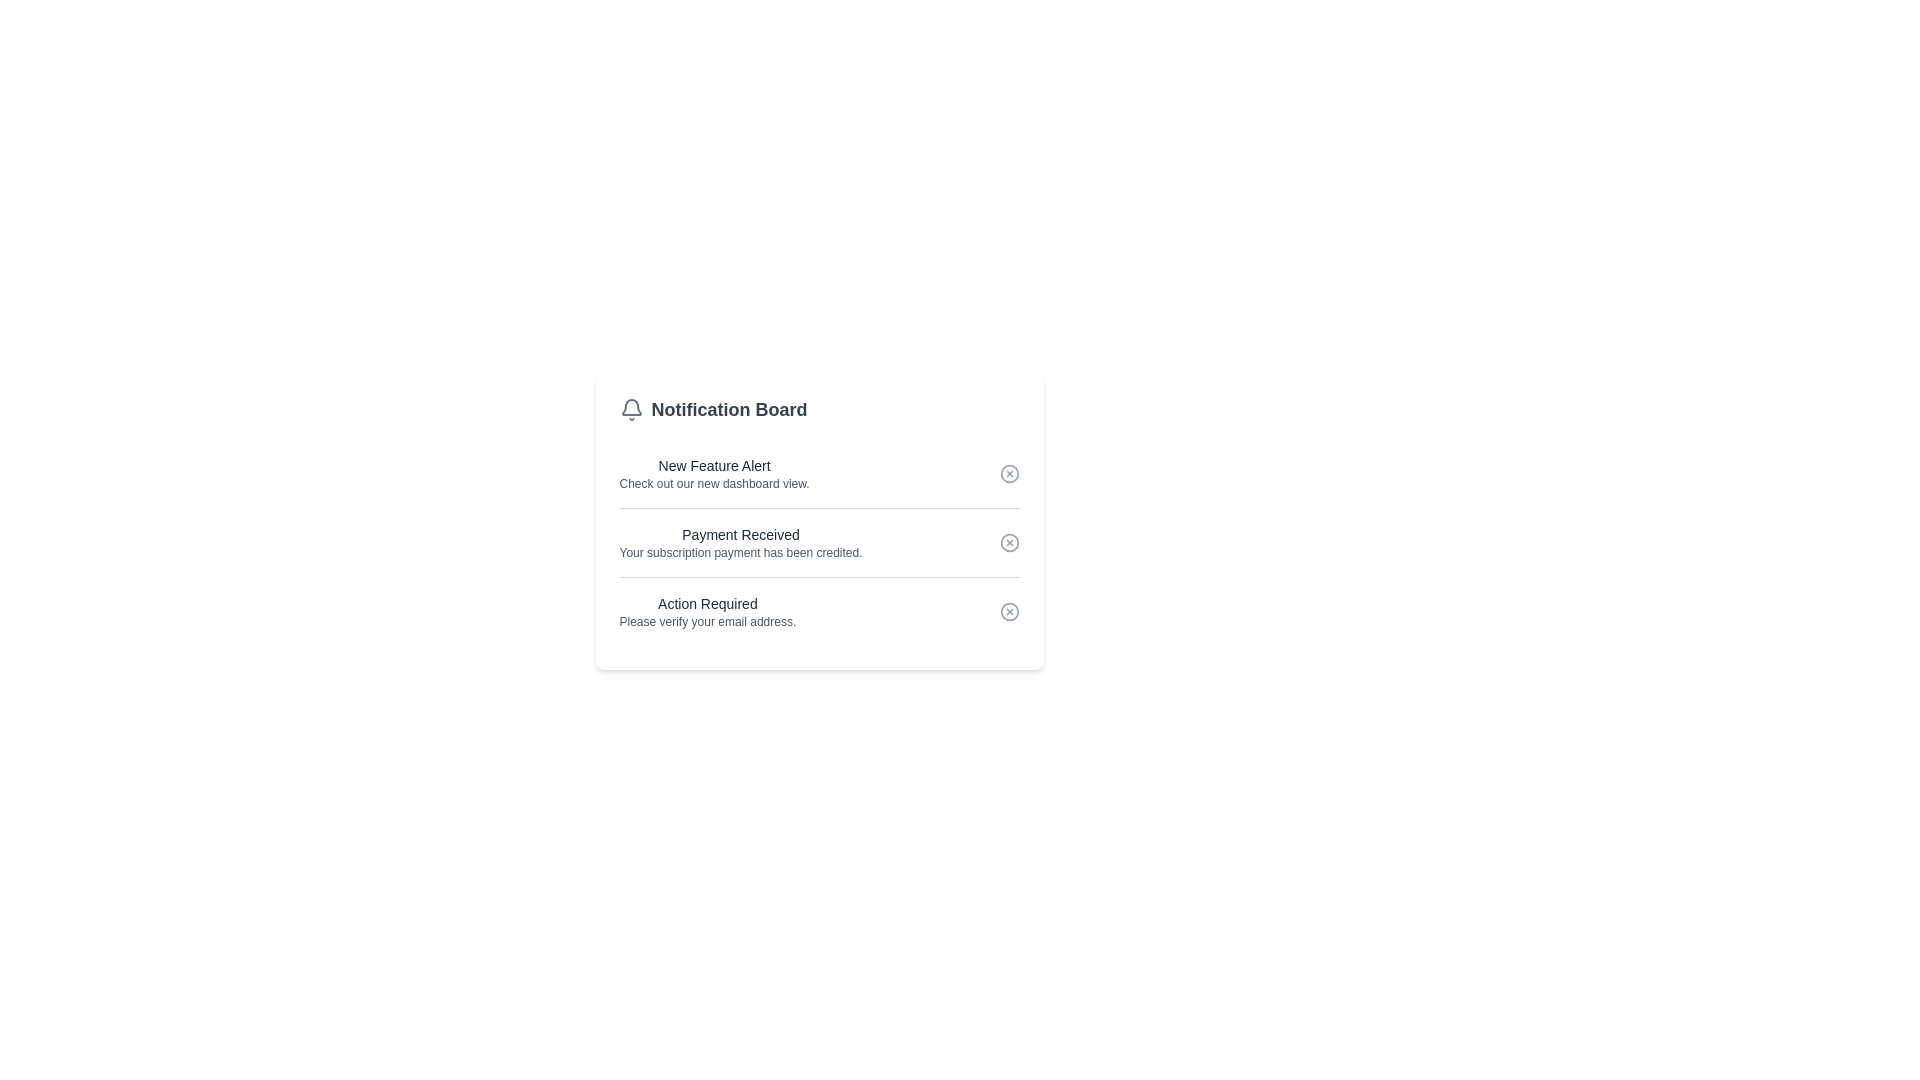 The height and width of the screenshot is (1080, 1920). What do you see at coordinates (1009, 611) in the screenshot?
I see `the circle located at the lower-right of the notification card` at bounding box center [1009, 611].